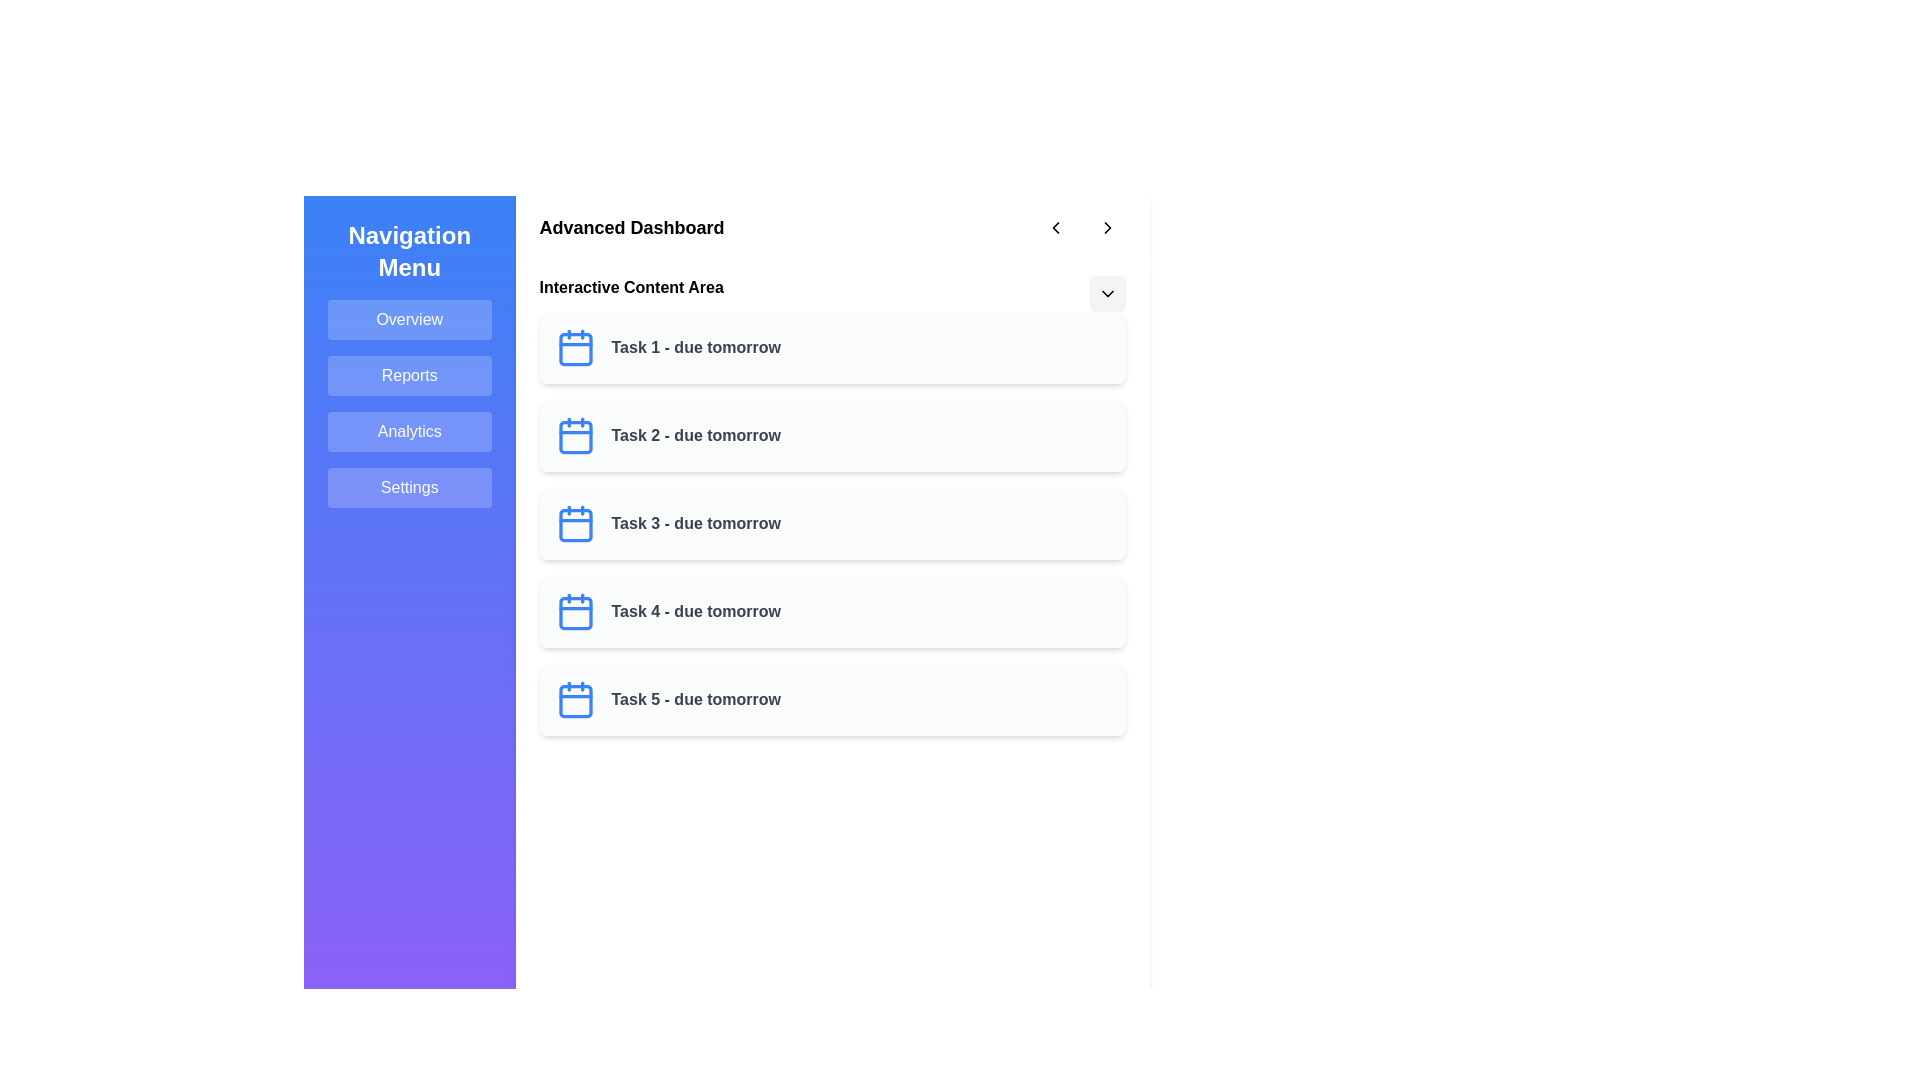 The width and height of the screenshot is (1920, 1080). What do you see at coordinates (832, 611) in the screenshot?
I see `the Task representation box located` at bounding box center [832, 611].